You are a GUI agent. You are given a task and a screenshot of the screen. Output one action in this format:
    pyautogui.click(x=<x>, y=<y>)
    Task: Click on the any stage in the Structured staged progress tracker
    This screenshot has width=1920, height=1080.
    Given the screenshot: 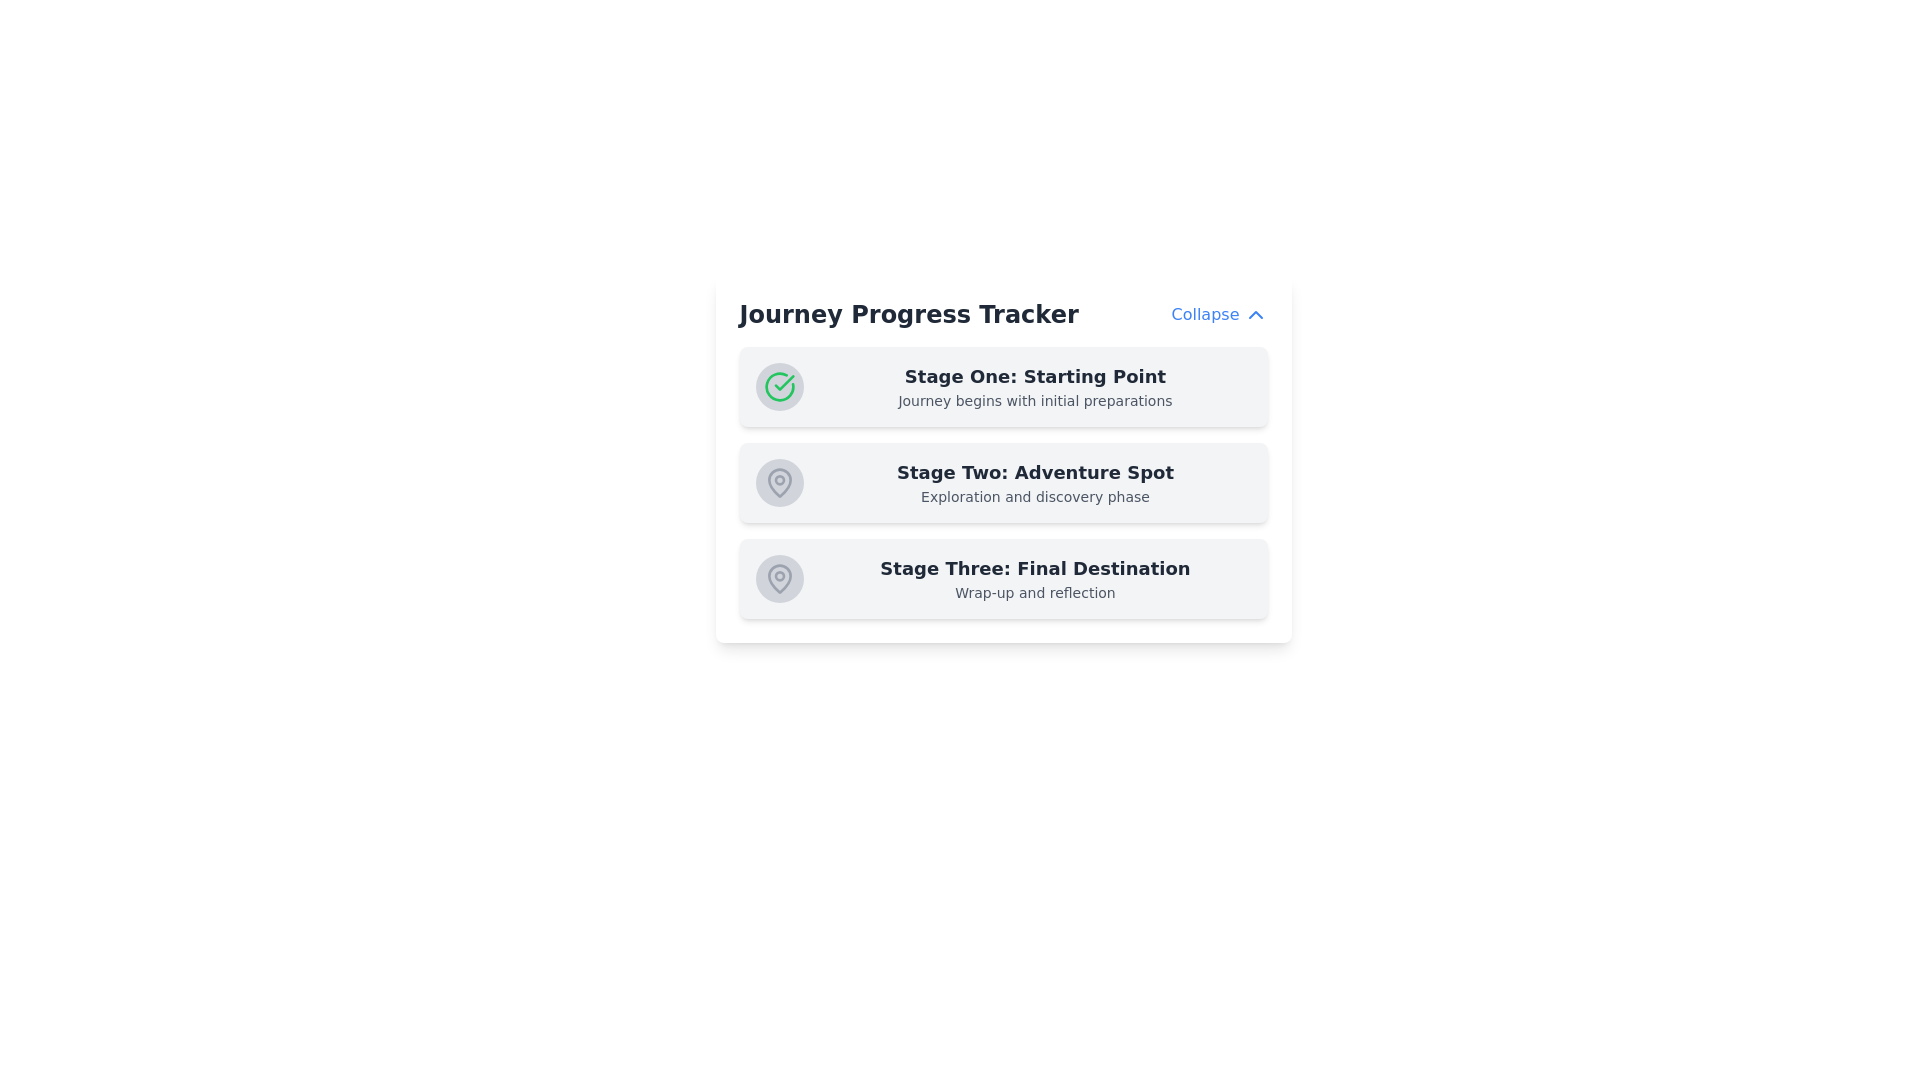 What is the action you would take?
    pyautogui.click(x=1003, y=482)
    